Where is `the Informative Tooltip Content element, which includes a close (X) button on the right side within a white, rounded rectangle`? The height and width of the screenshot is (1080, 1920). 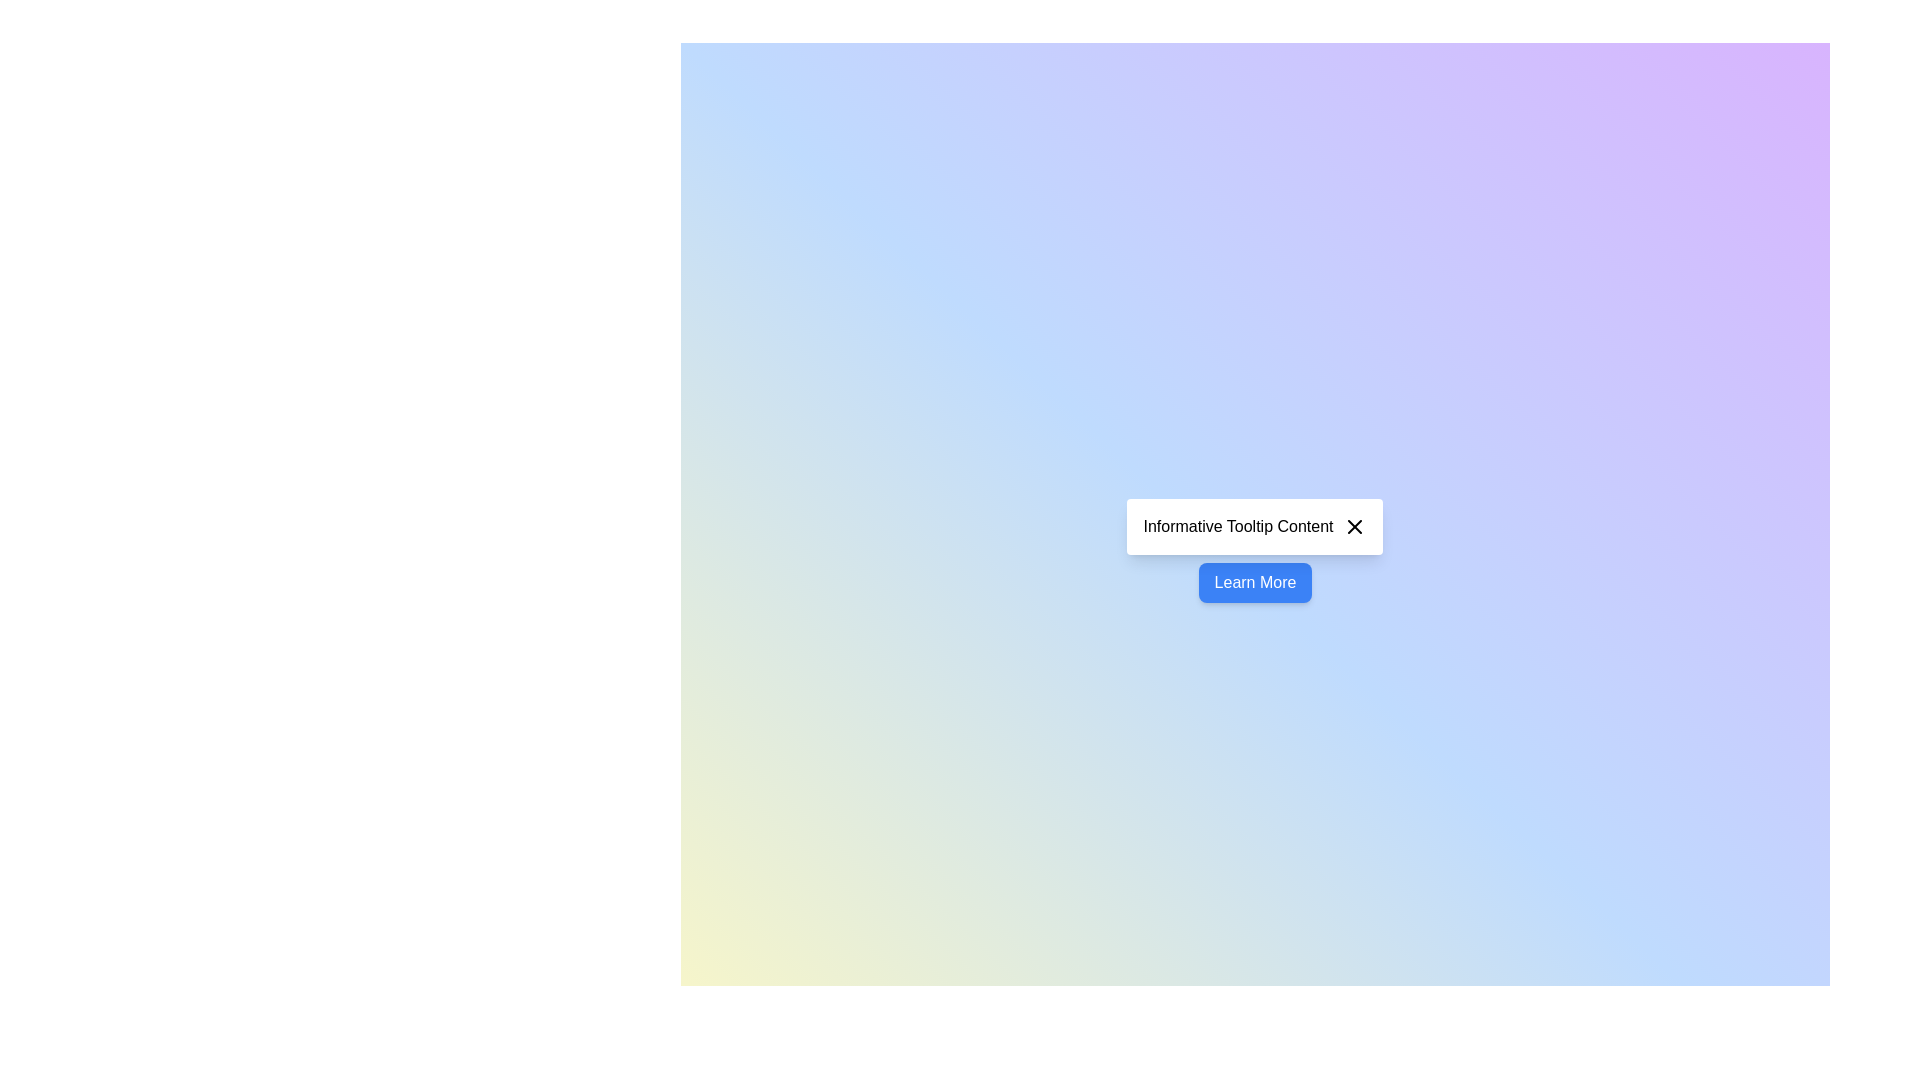
the Informative Tooltip Content element, which includes a close (X) button on the right side within a white, rounded rectangle is located at coordinates (1254, 526).